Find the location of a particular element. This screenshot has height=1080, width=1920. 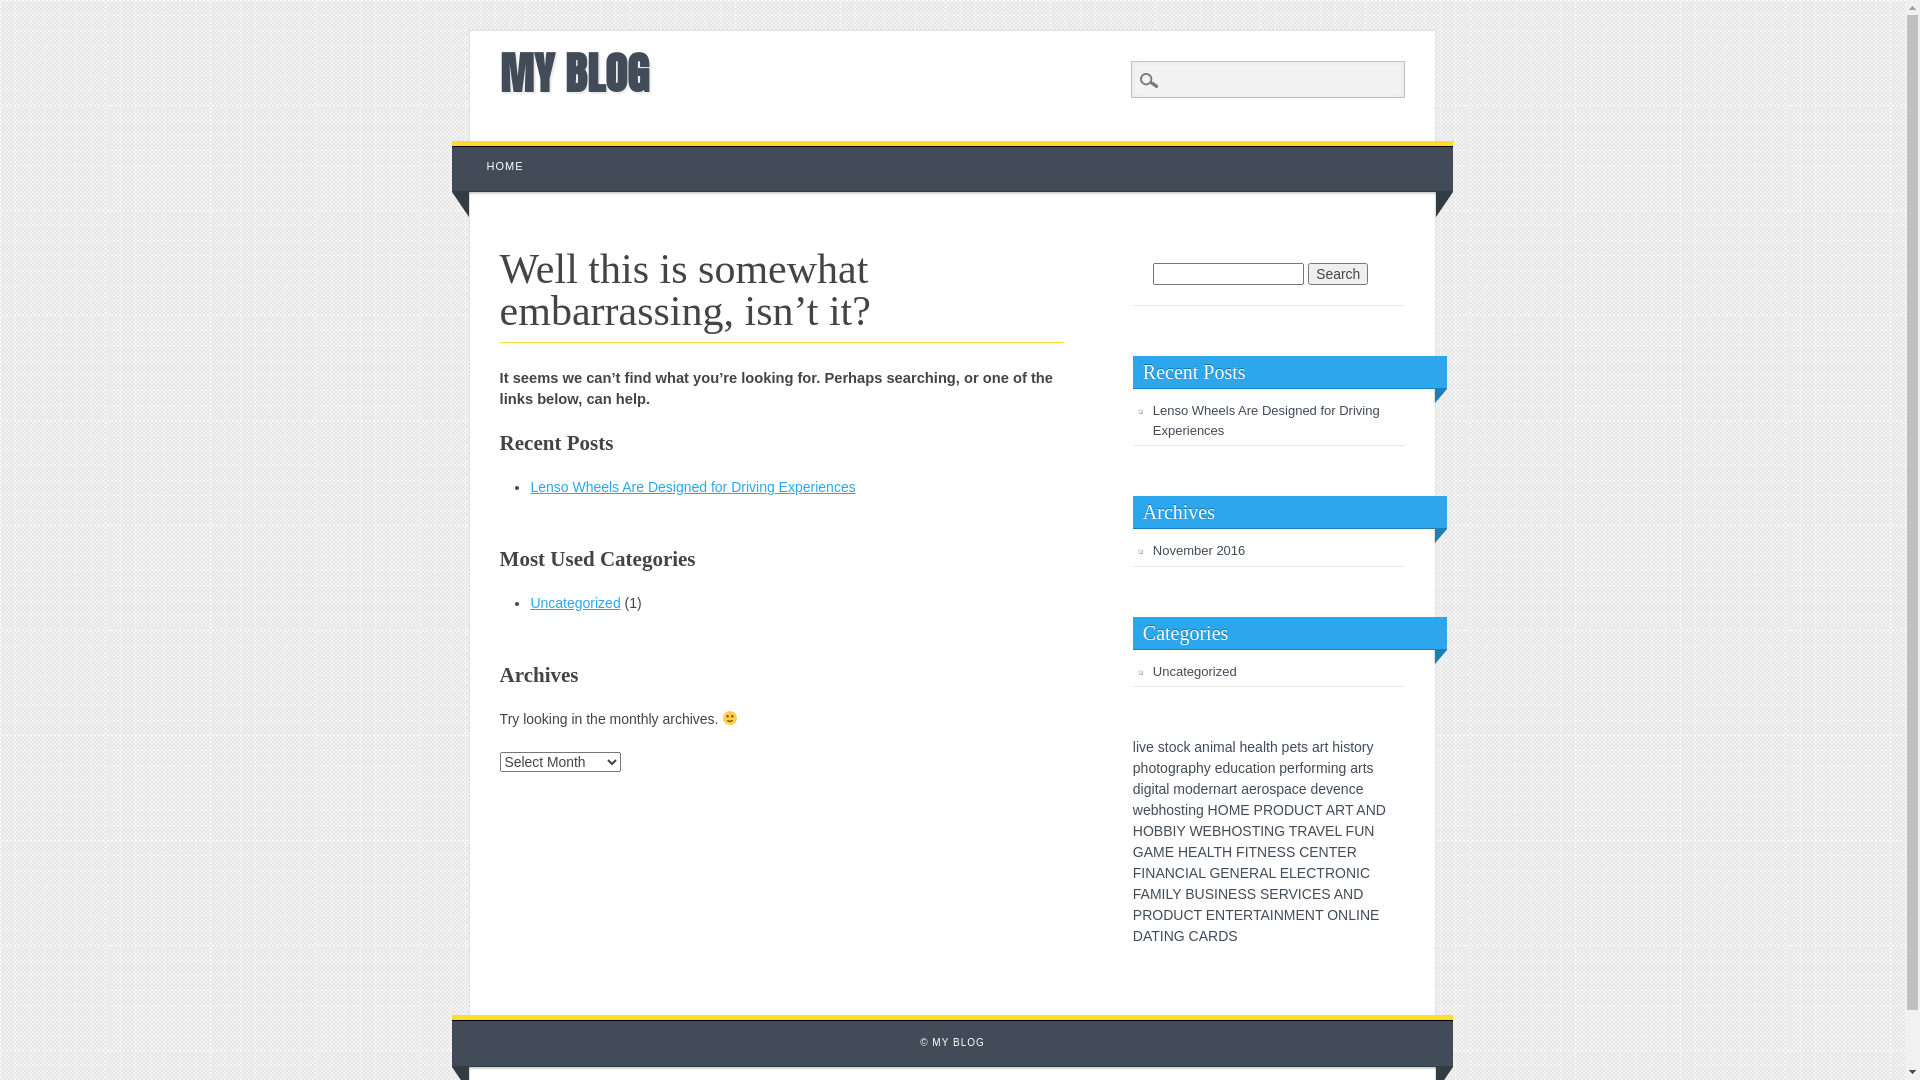

'a' is located at coordinates (1247, 766).